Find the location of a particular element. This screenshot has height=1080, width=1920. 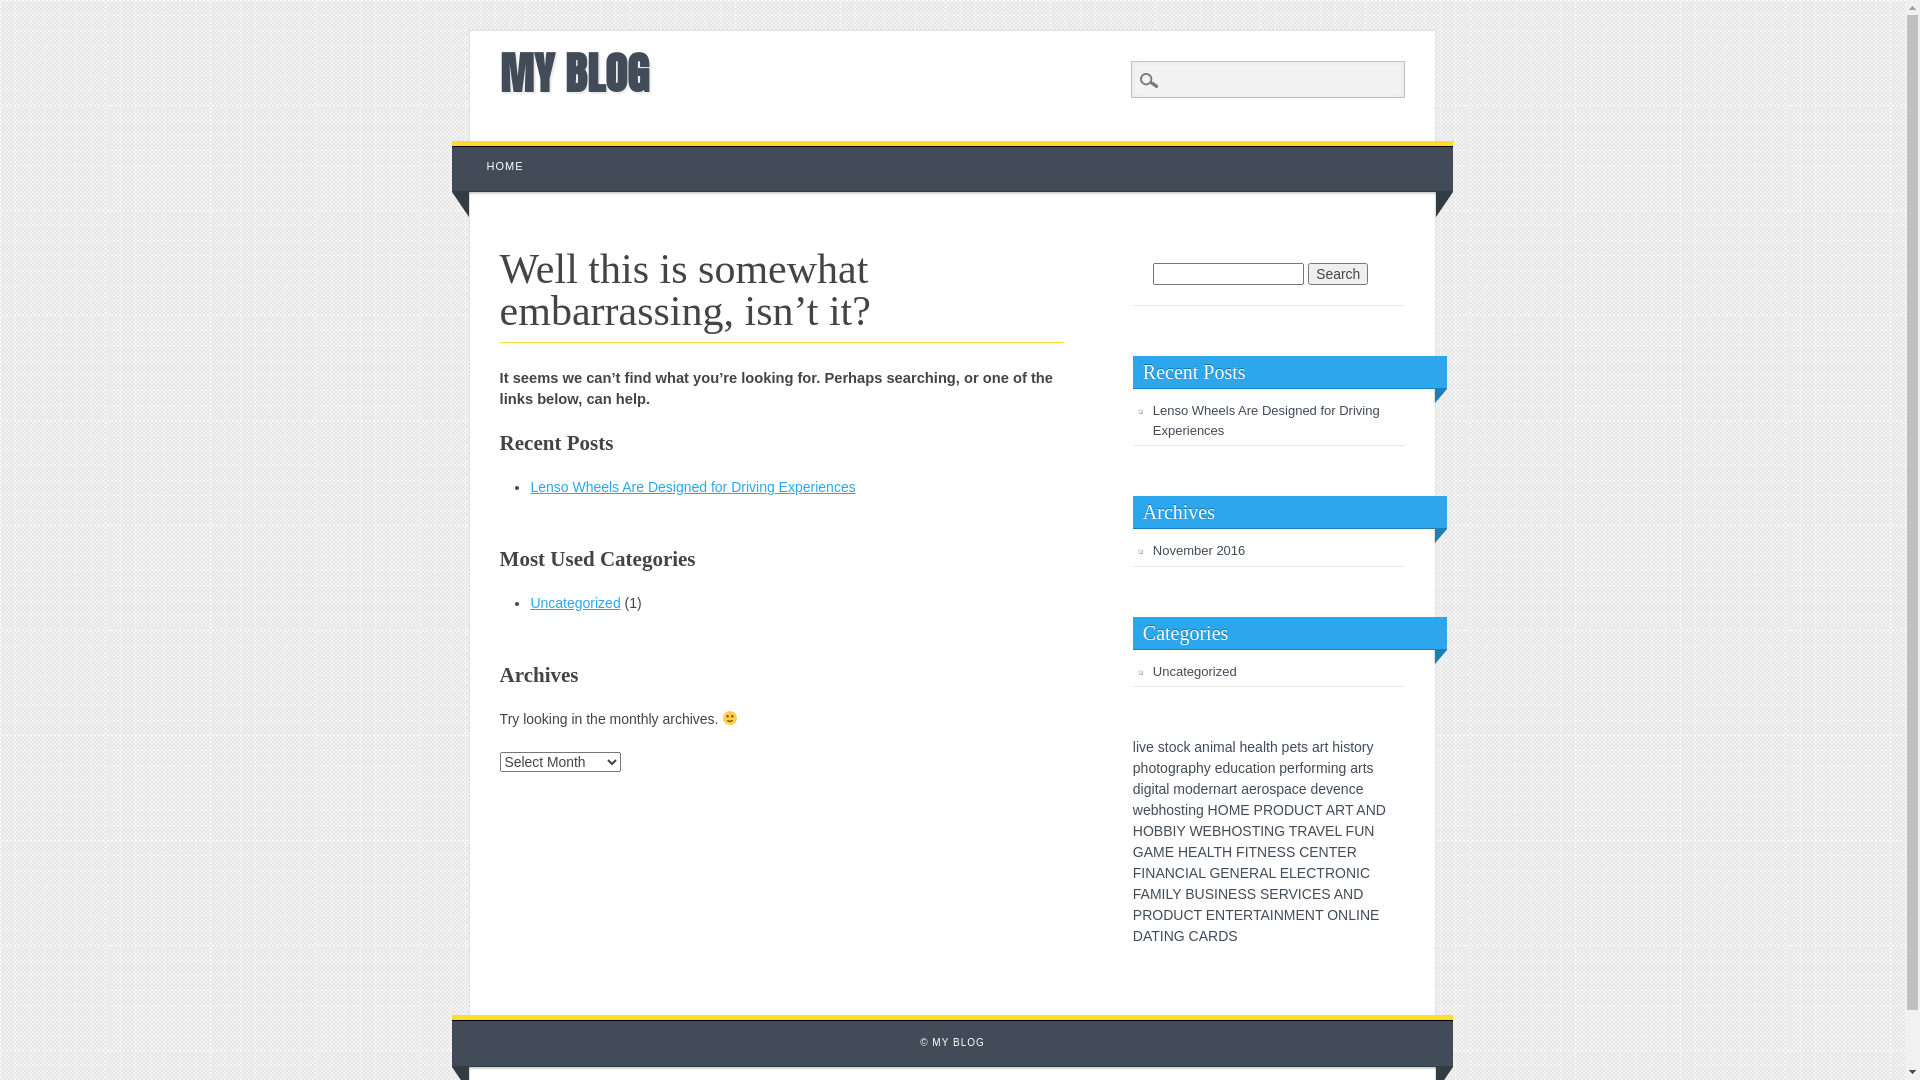

'a' is located at coordinates (1247, 766).